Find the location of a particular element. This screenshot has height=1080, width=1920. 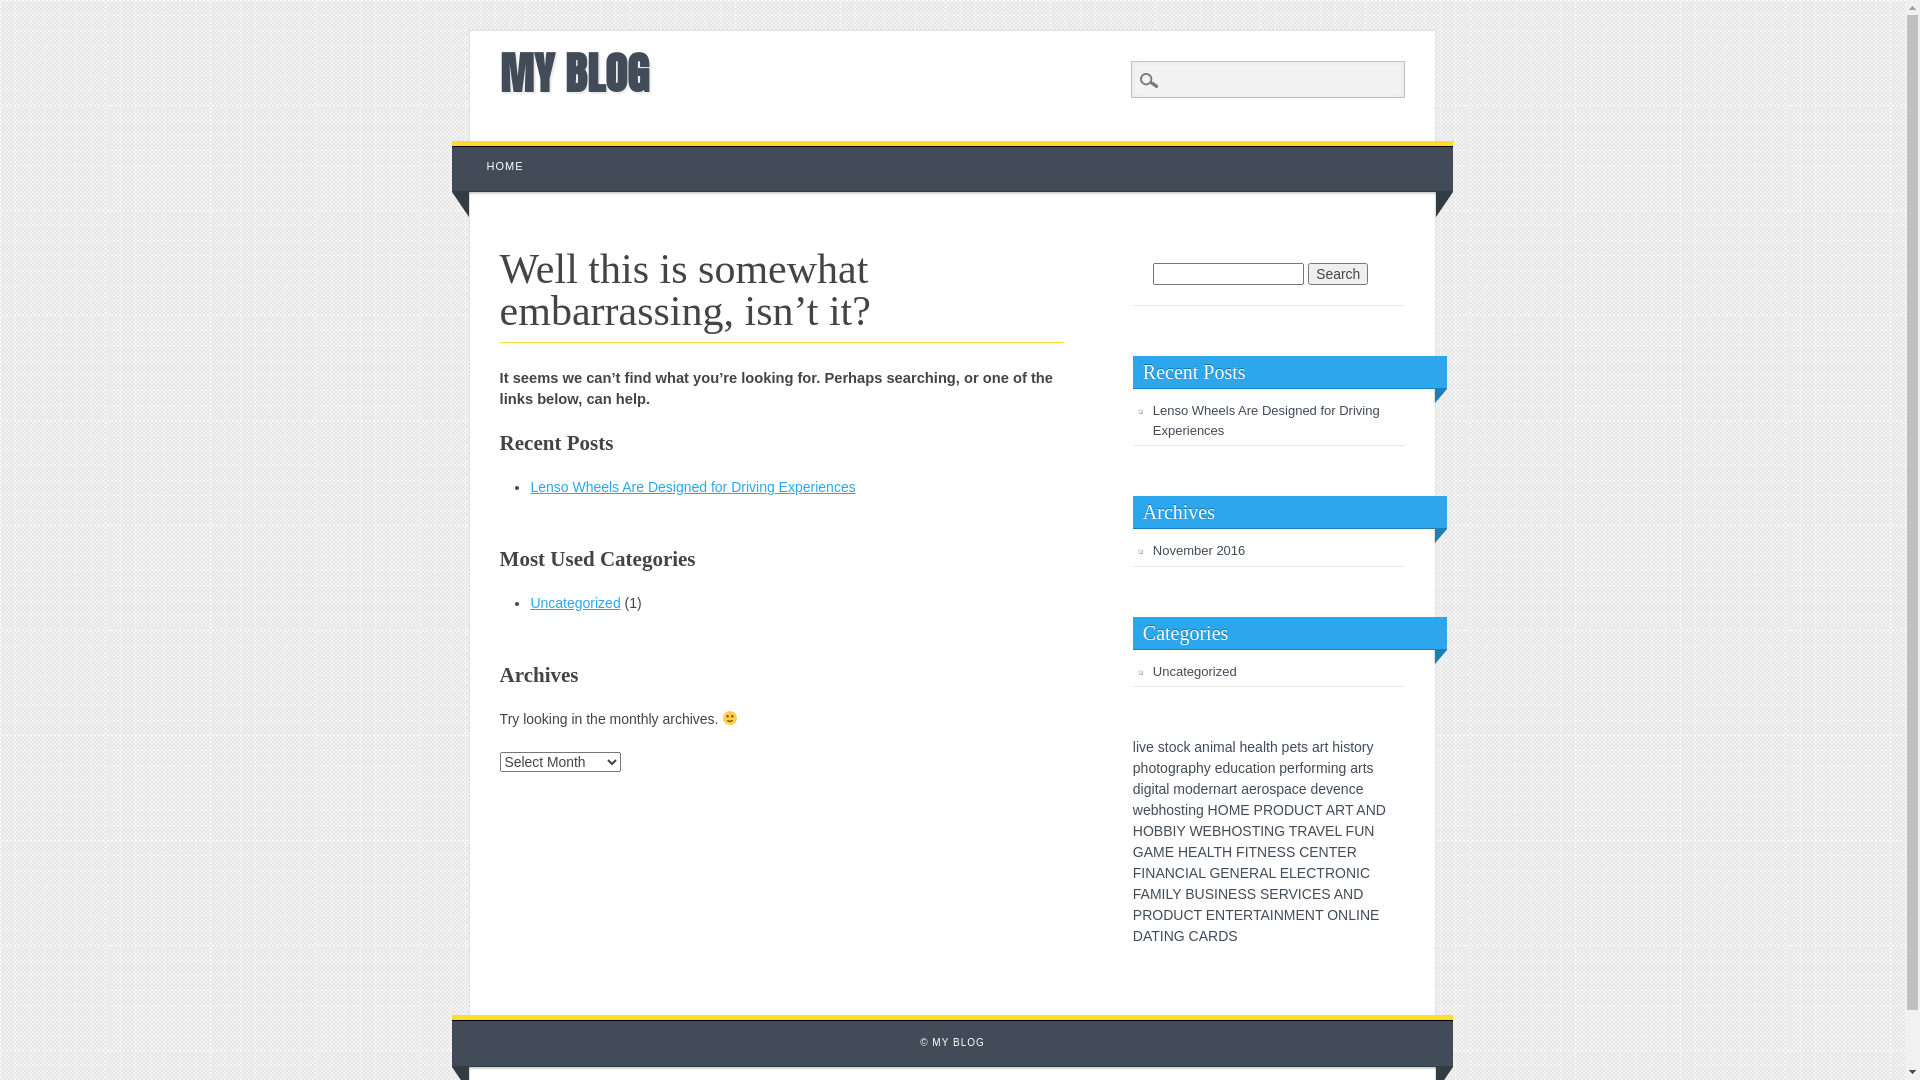

'a' is located at coordinates (1247, 766).